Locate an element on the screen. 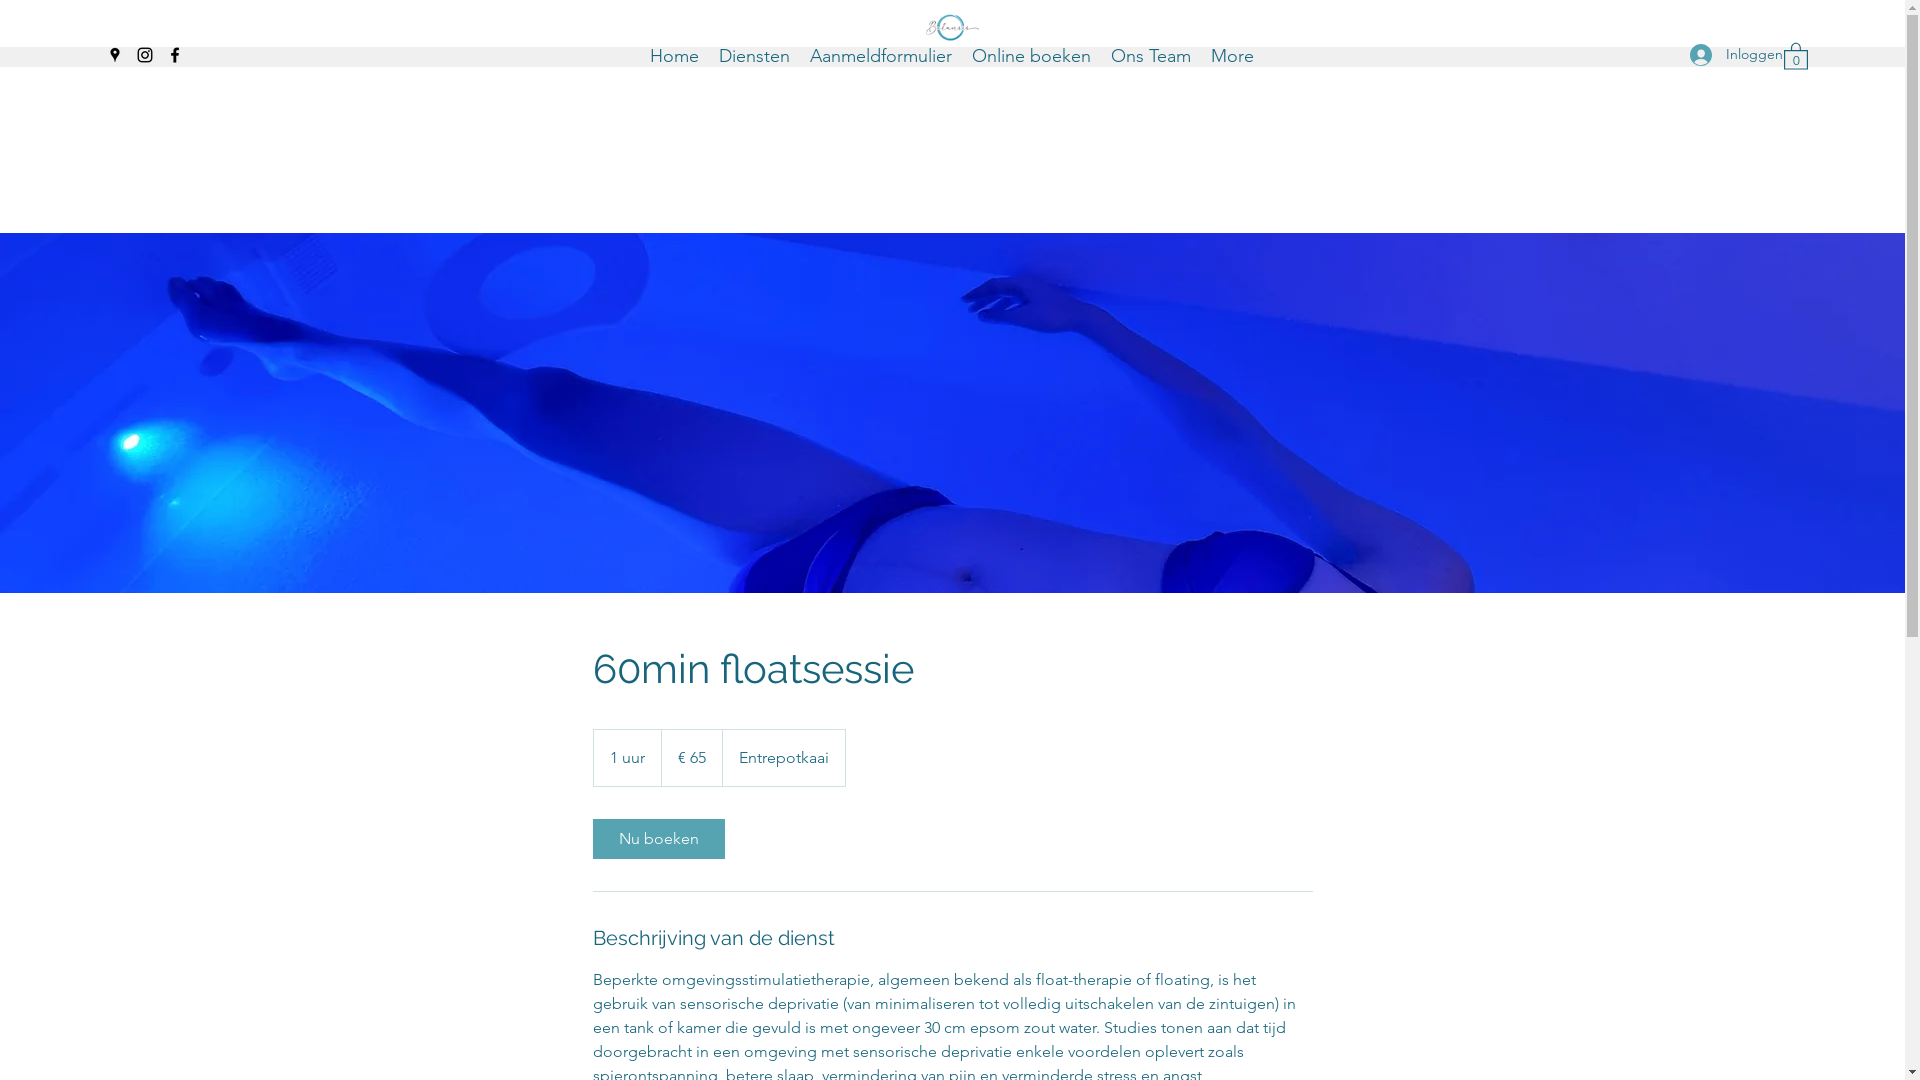 This screenshot has height=1080, width=1920. 'Online boeken' is located at coordinates (1031, 53).